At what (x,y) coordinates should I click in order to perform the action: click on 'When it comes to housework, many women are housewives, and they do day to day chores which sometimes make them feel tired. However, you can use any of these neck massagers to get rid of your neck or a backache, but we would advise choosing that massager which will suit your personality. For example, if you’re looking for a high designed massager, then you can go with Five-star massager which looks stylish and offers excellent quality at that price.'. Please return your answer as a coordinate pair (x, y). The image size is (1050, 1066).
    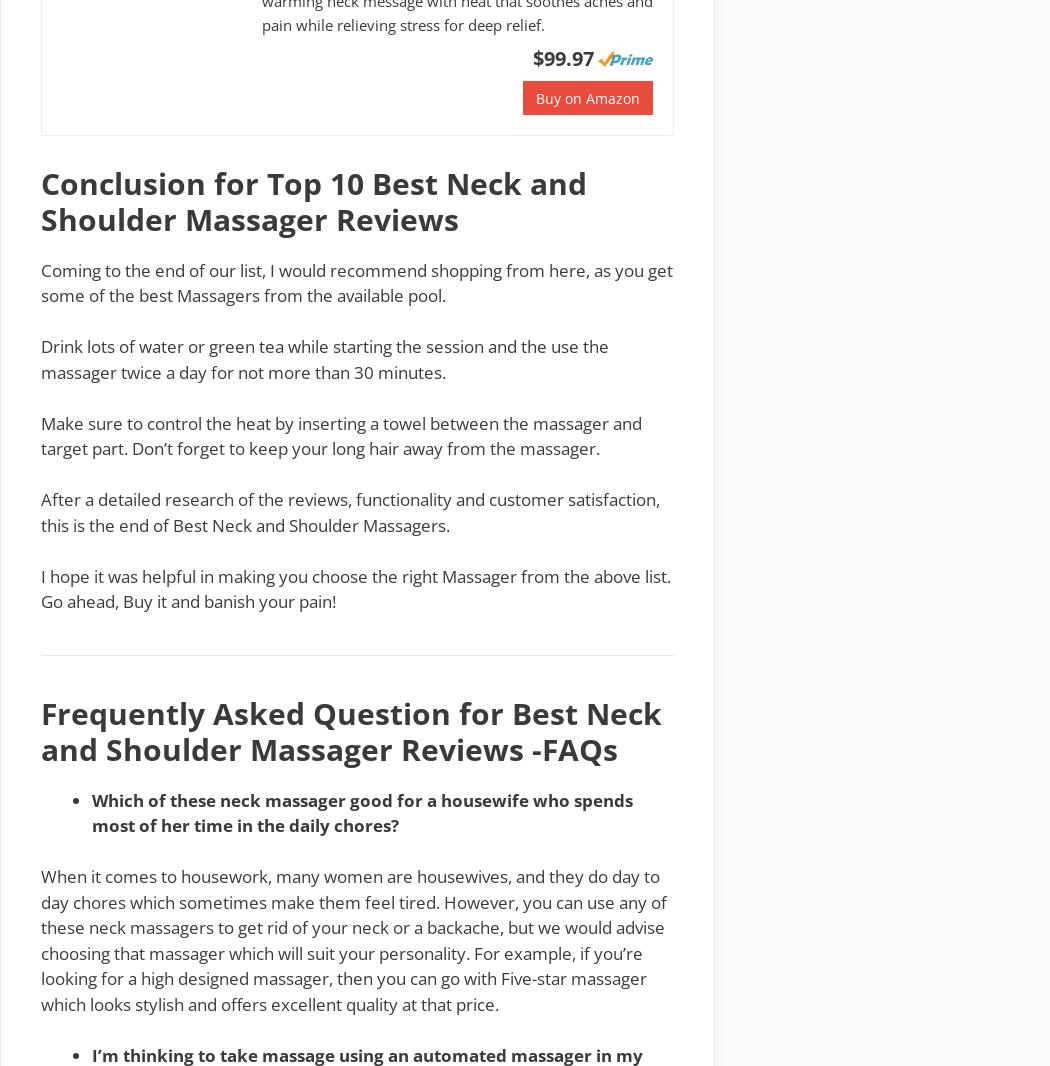
    Looking at the image, I should click on (352, 939).